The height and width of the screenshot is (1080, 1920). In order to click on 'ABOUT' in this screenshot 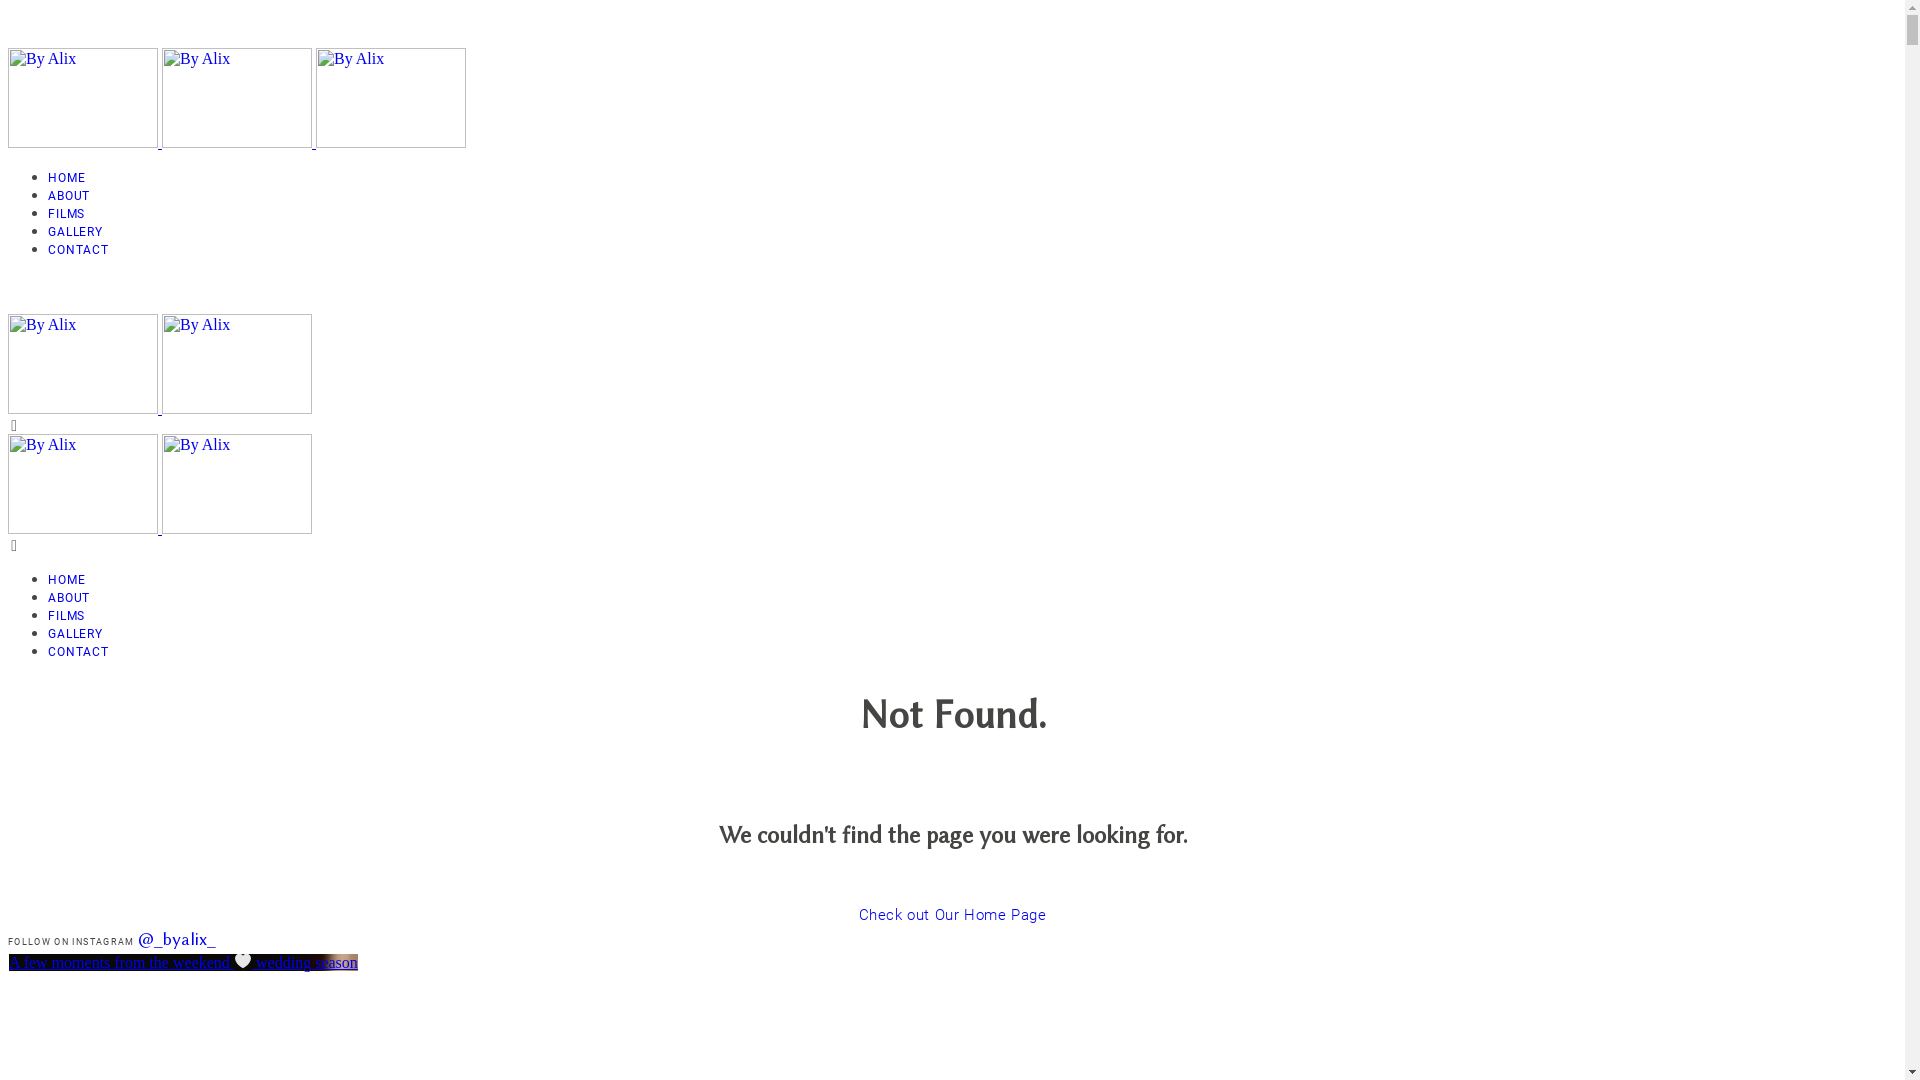, I will do `click(68, 196)`.